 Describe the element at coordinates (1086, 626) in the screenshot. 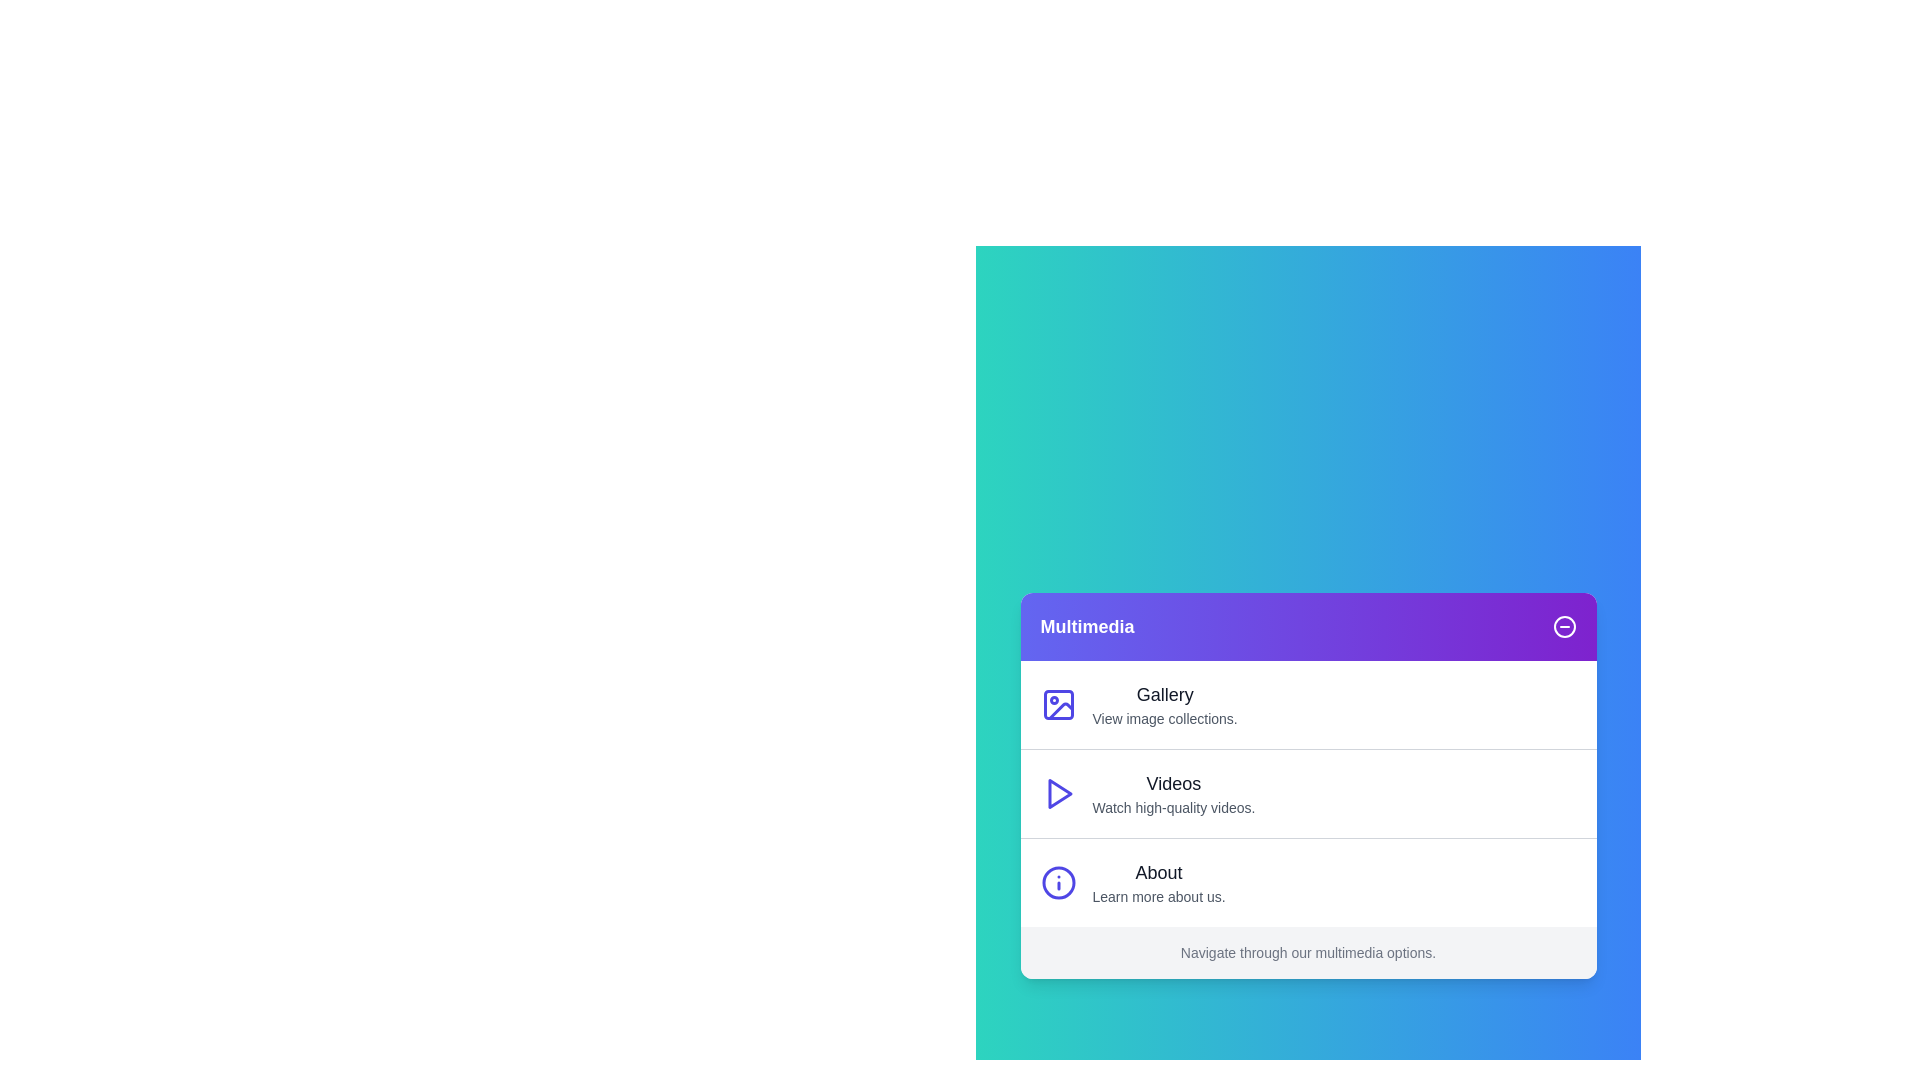

I see `the header text 'Multimedia' to focus or interact with it` at that location.